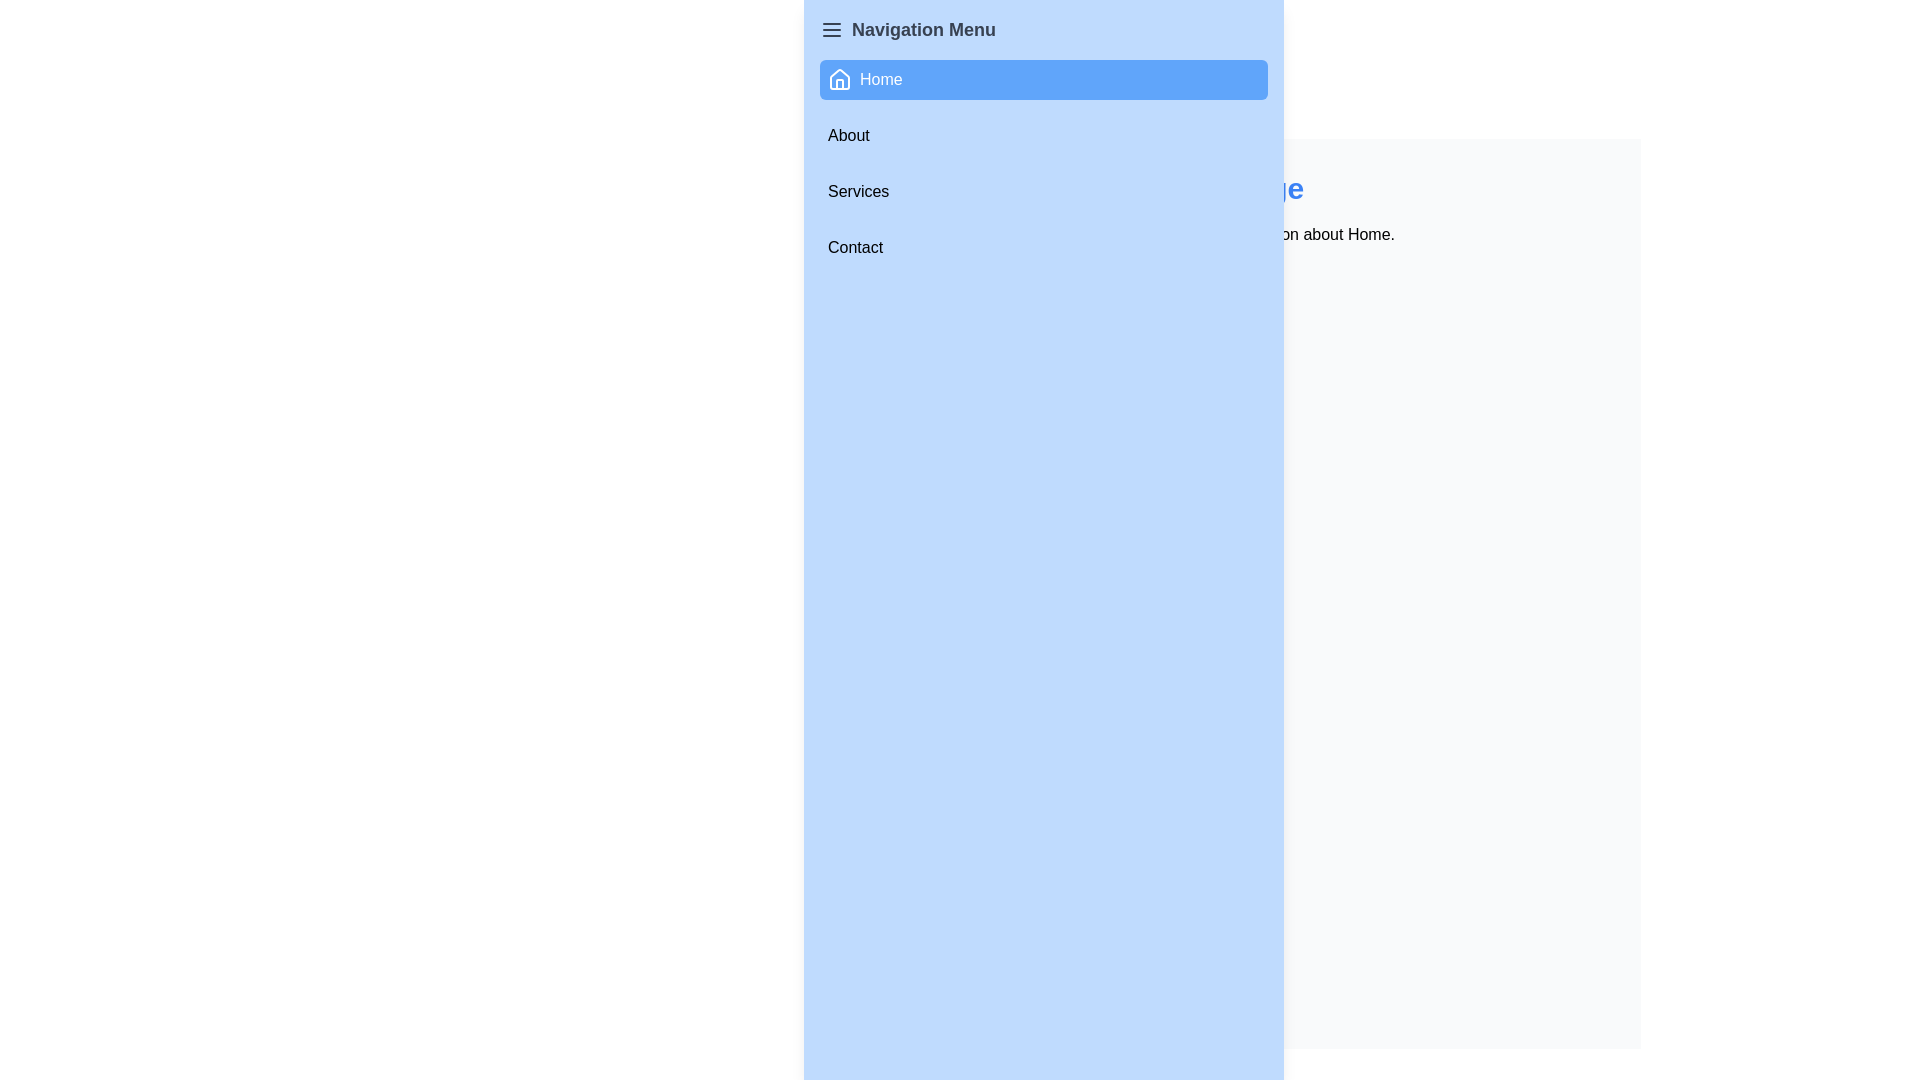 This screenshot has height=1080, width=1920. Describe the element at coordinates (840, 77) in the screenshot. I see `the house icon with a blue background located next to the 'Home' text label in the vertical navigation menu` at that location.